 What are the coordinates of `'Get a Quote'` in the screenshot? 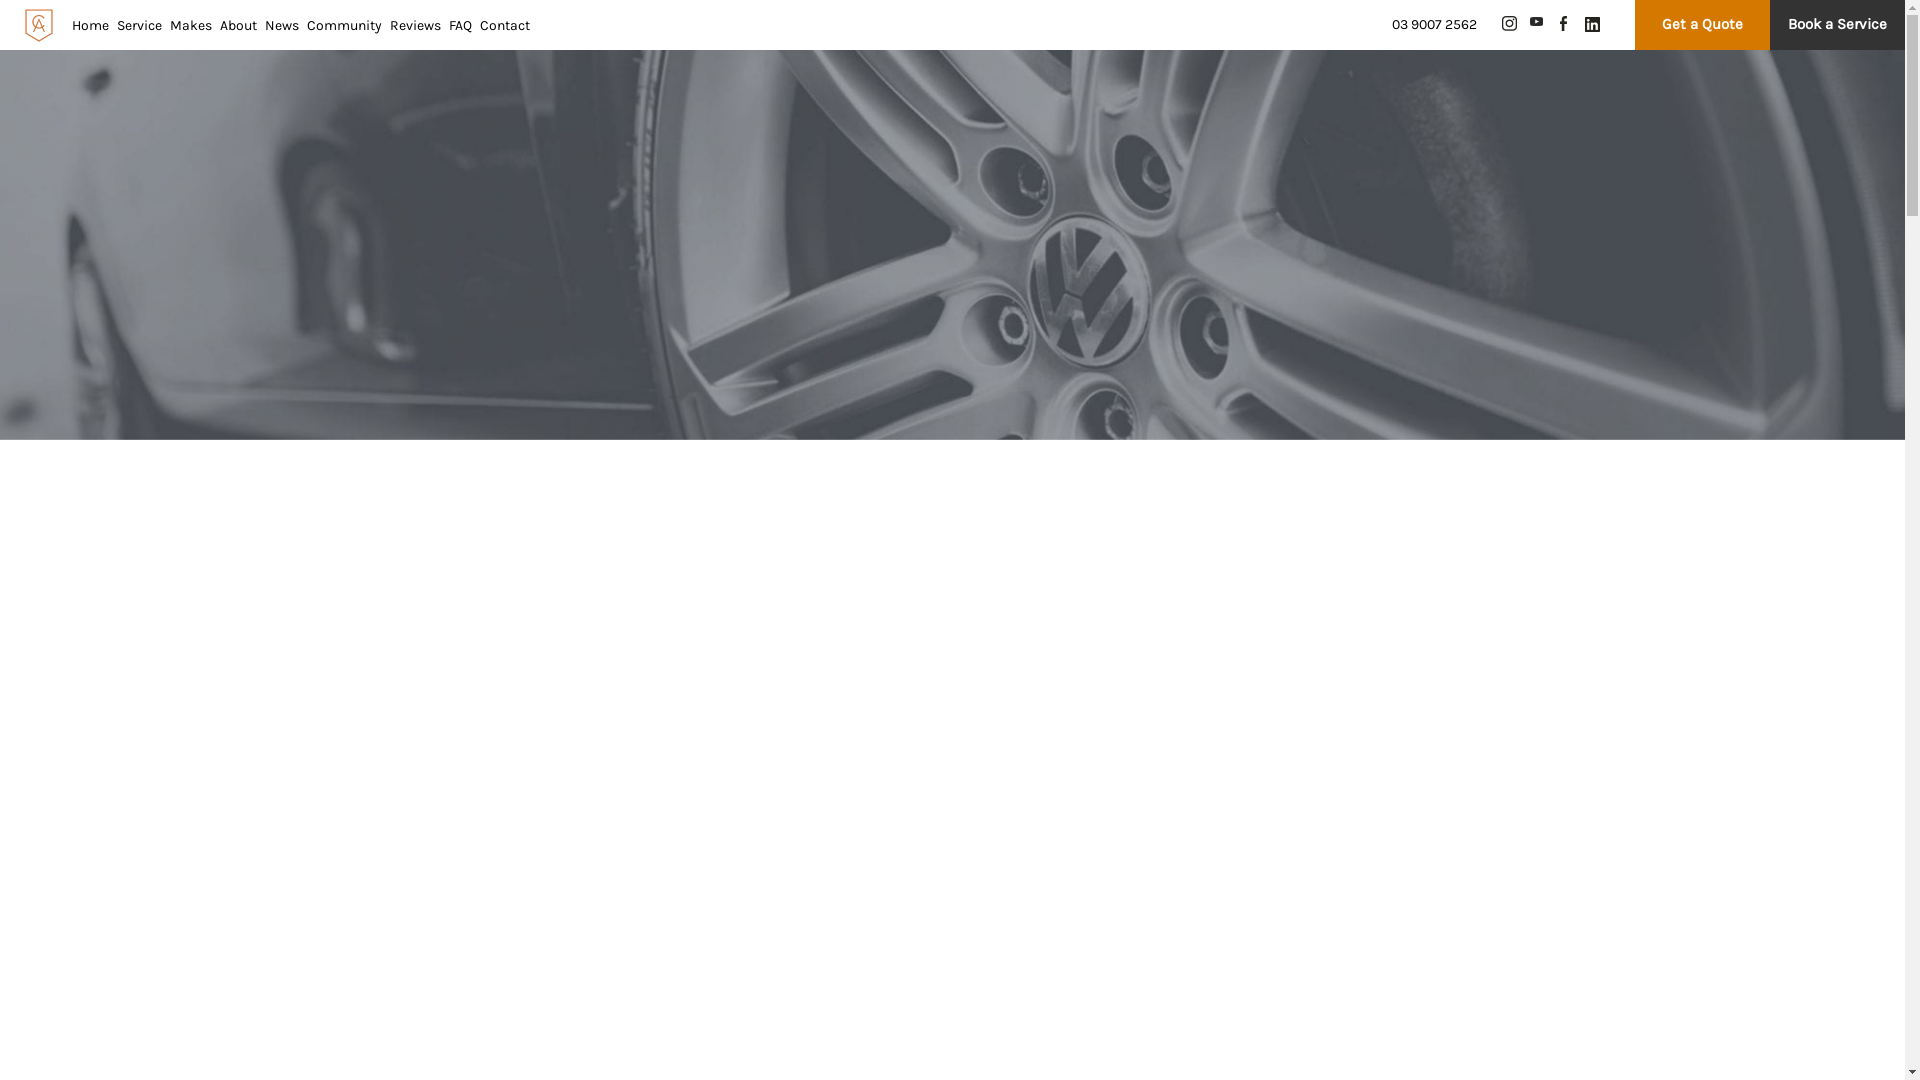 It's located at (1701, 23).